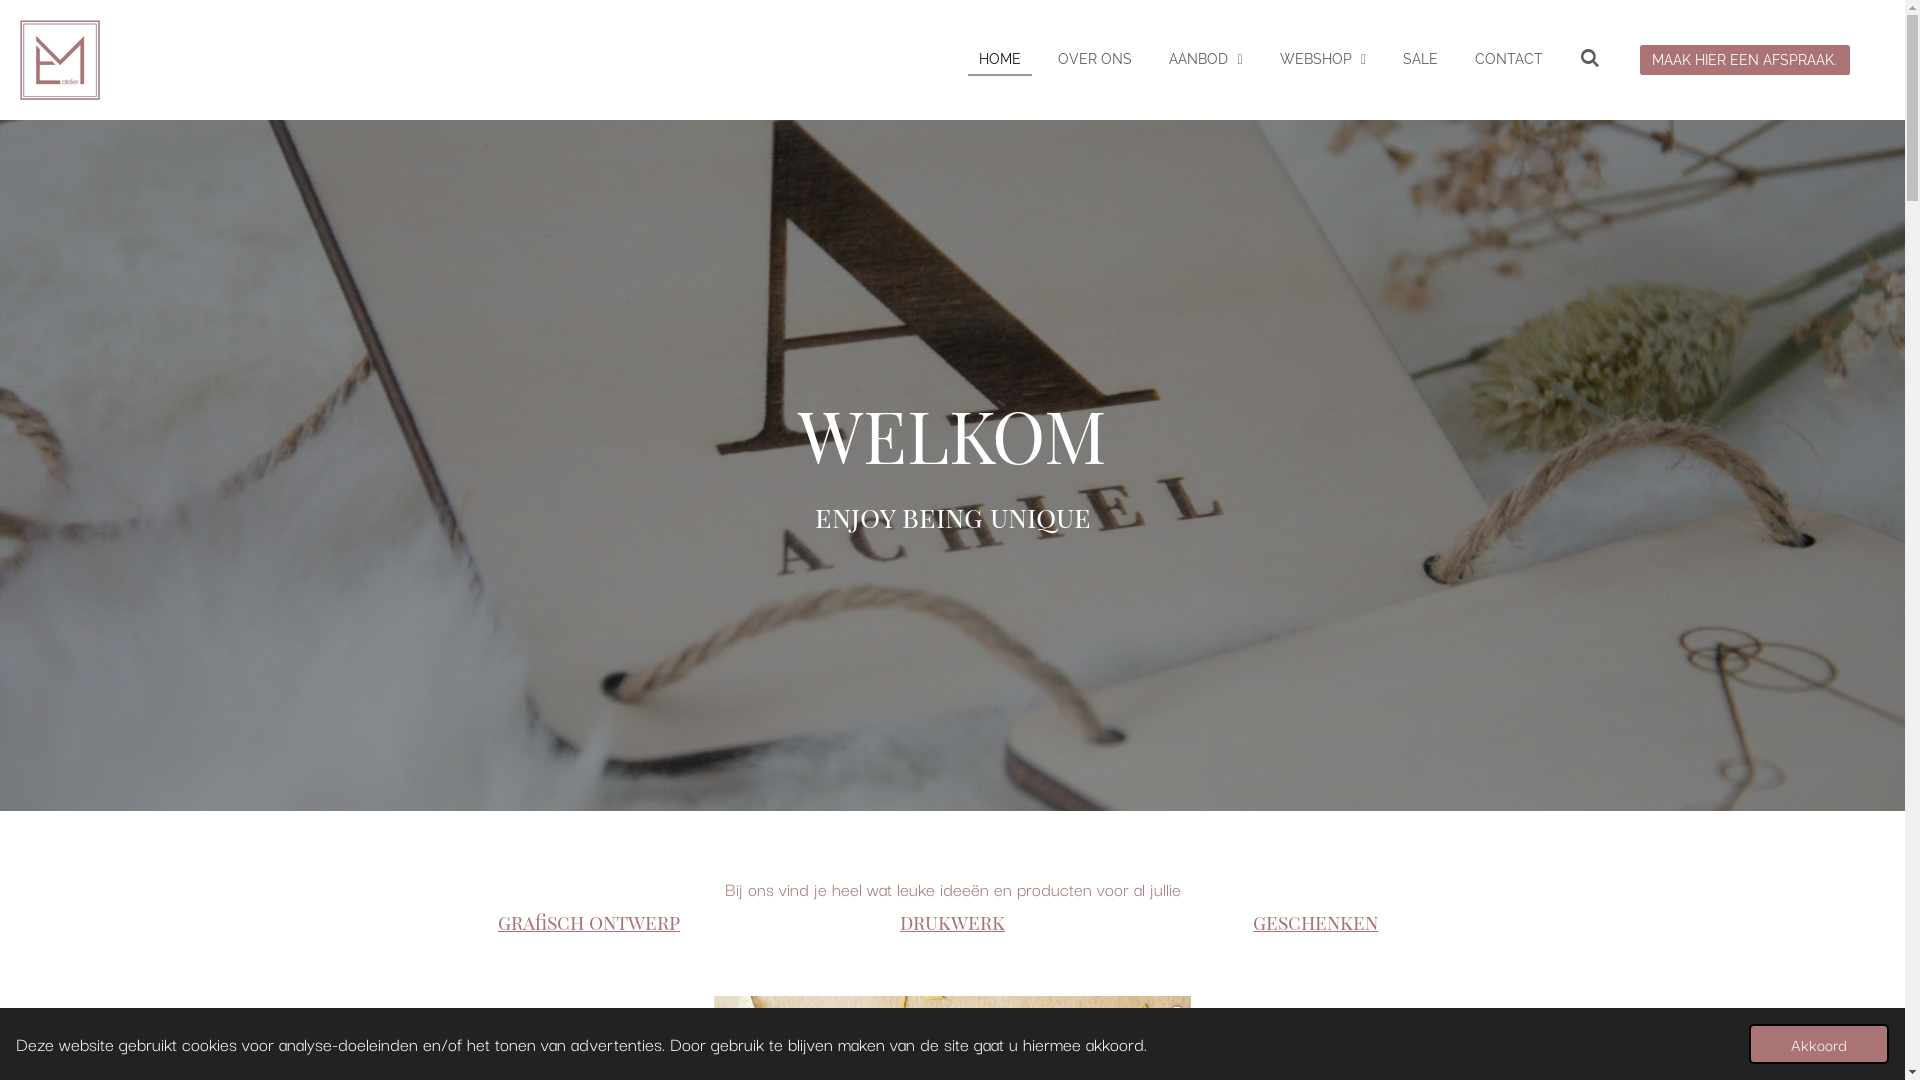  Describe the element at coordinates (968, 58) in the screenshot. I see `'HOME'` at that location.